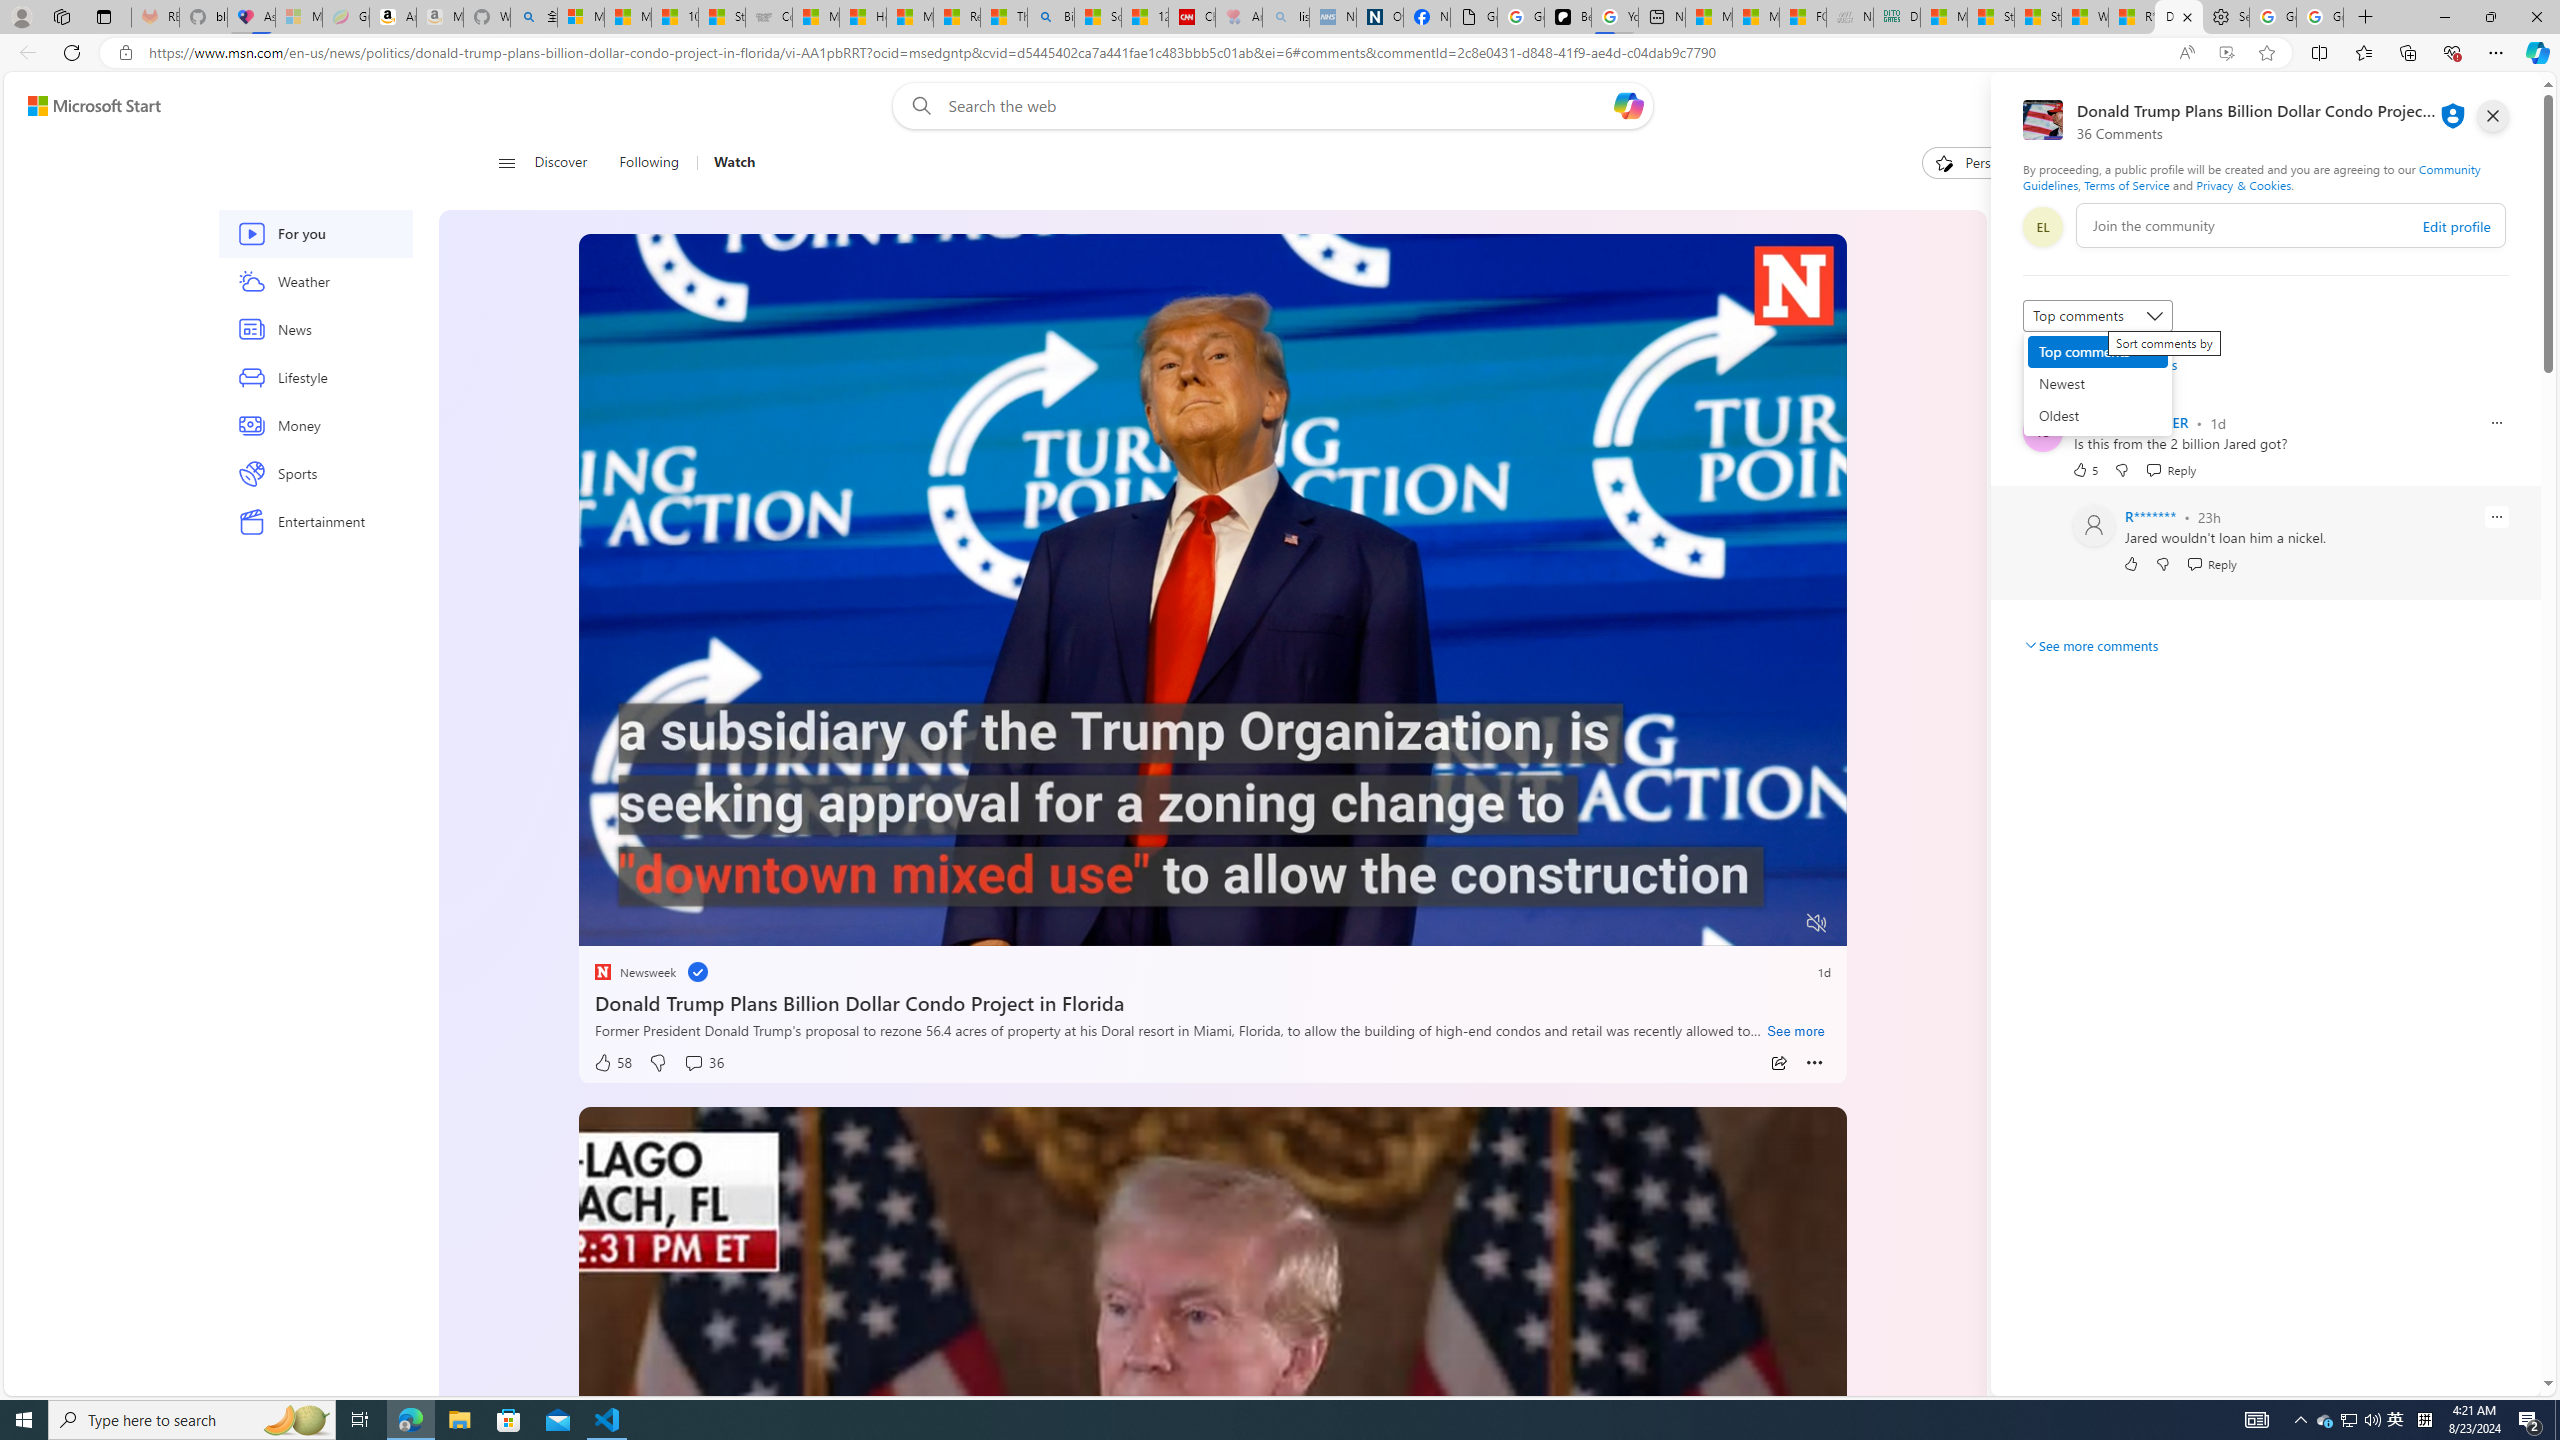  What do you see at coordinates (2226, 53) in the screenshot?
I see `'Enhance video'` at bounding box center [2226, 53].